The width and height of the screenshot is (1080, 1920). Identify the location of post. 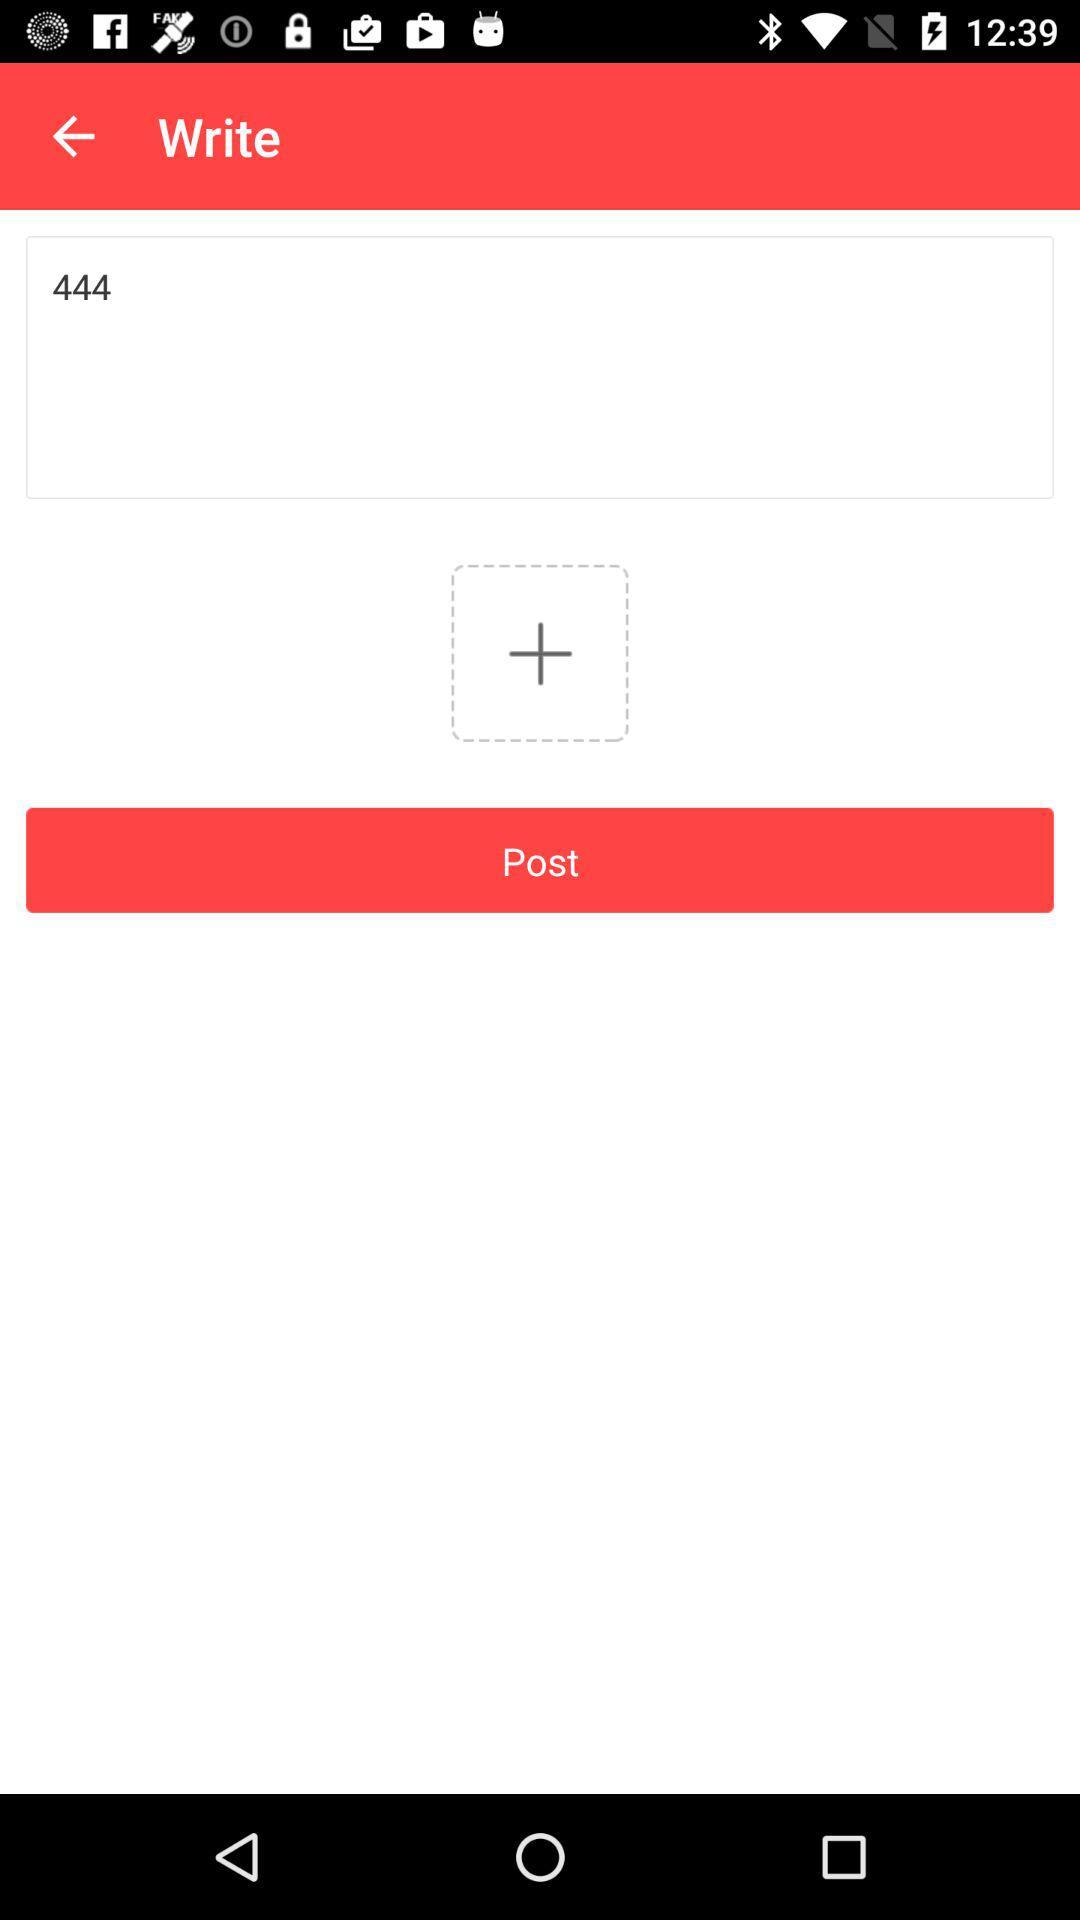
(540, 653).